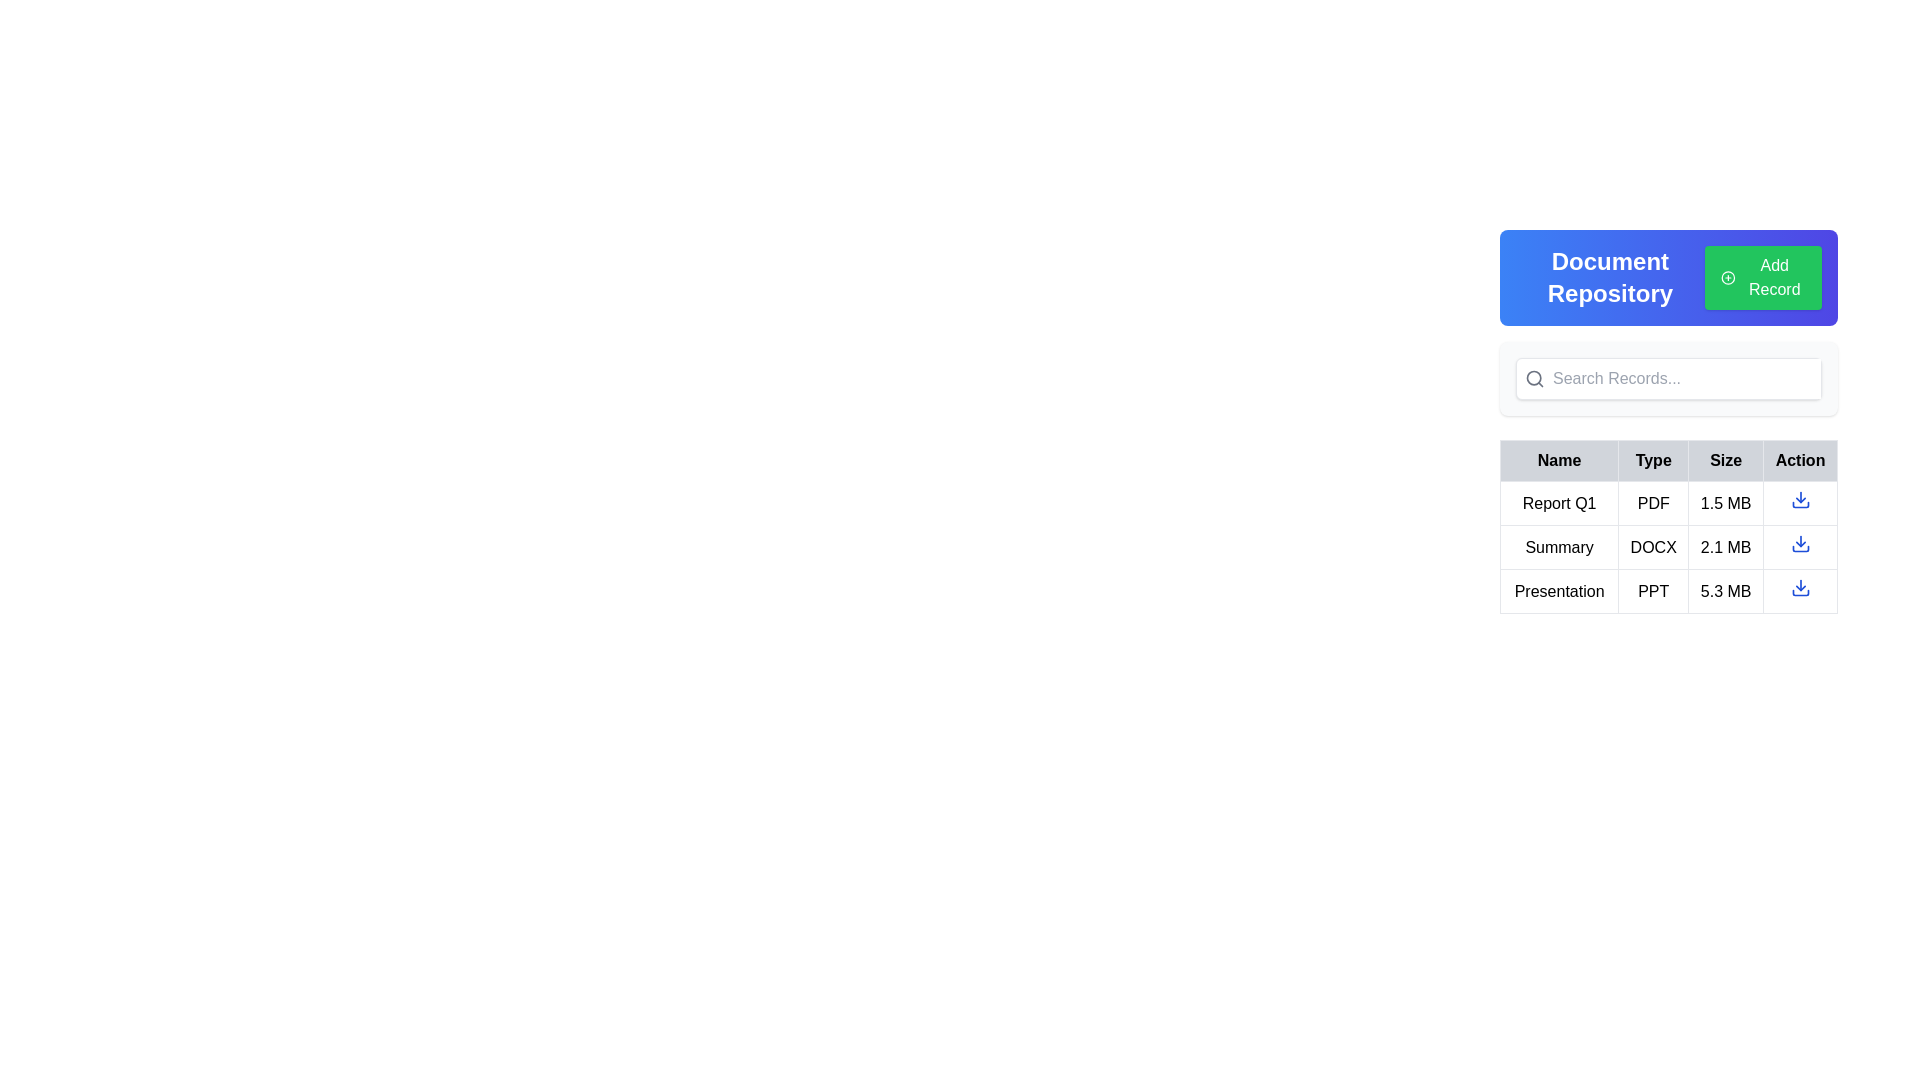  Describe the element at coordinates (1725, 590) in the screenshot. I see `the informational text label displaying the file size for the 'Presentation' row in the table, found in the 'Size' column` at that location.